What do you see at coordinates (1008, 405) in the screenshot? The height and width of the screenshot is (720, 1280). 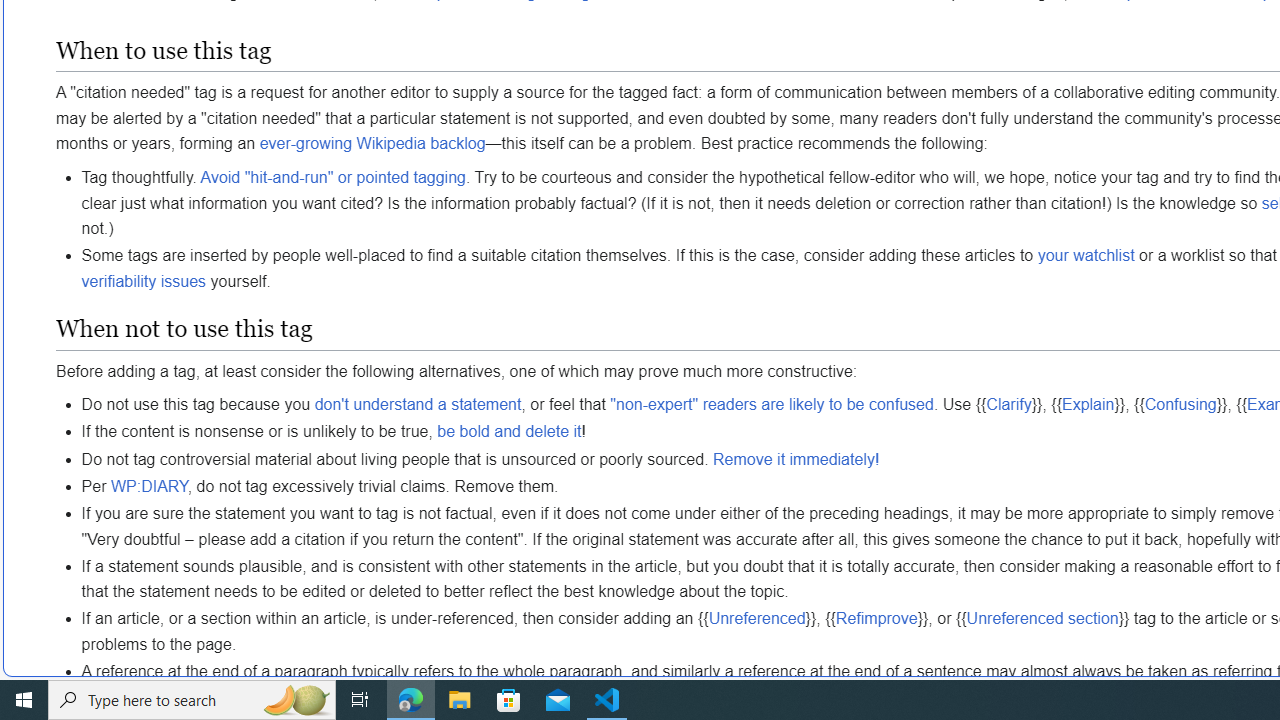 I see `'Clarify'` at bounding box center [1008, 405].